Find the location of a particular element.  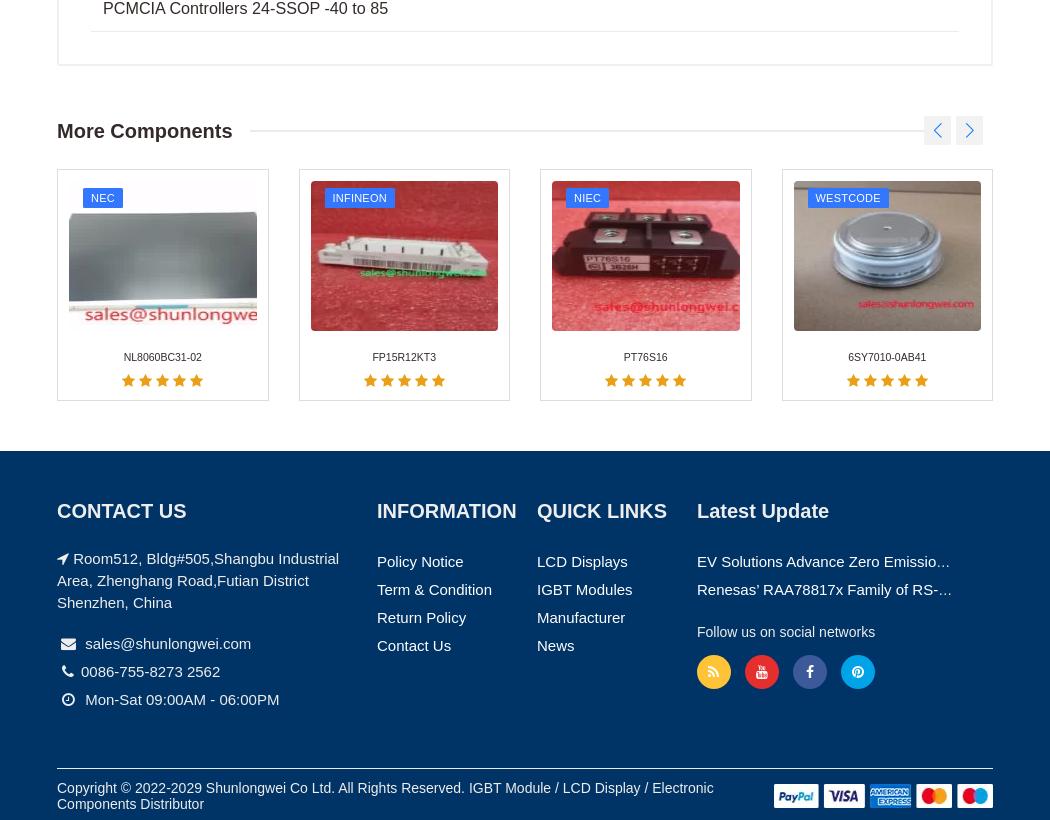

'Contact Us' is located at coordinates (412, 215).